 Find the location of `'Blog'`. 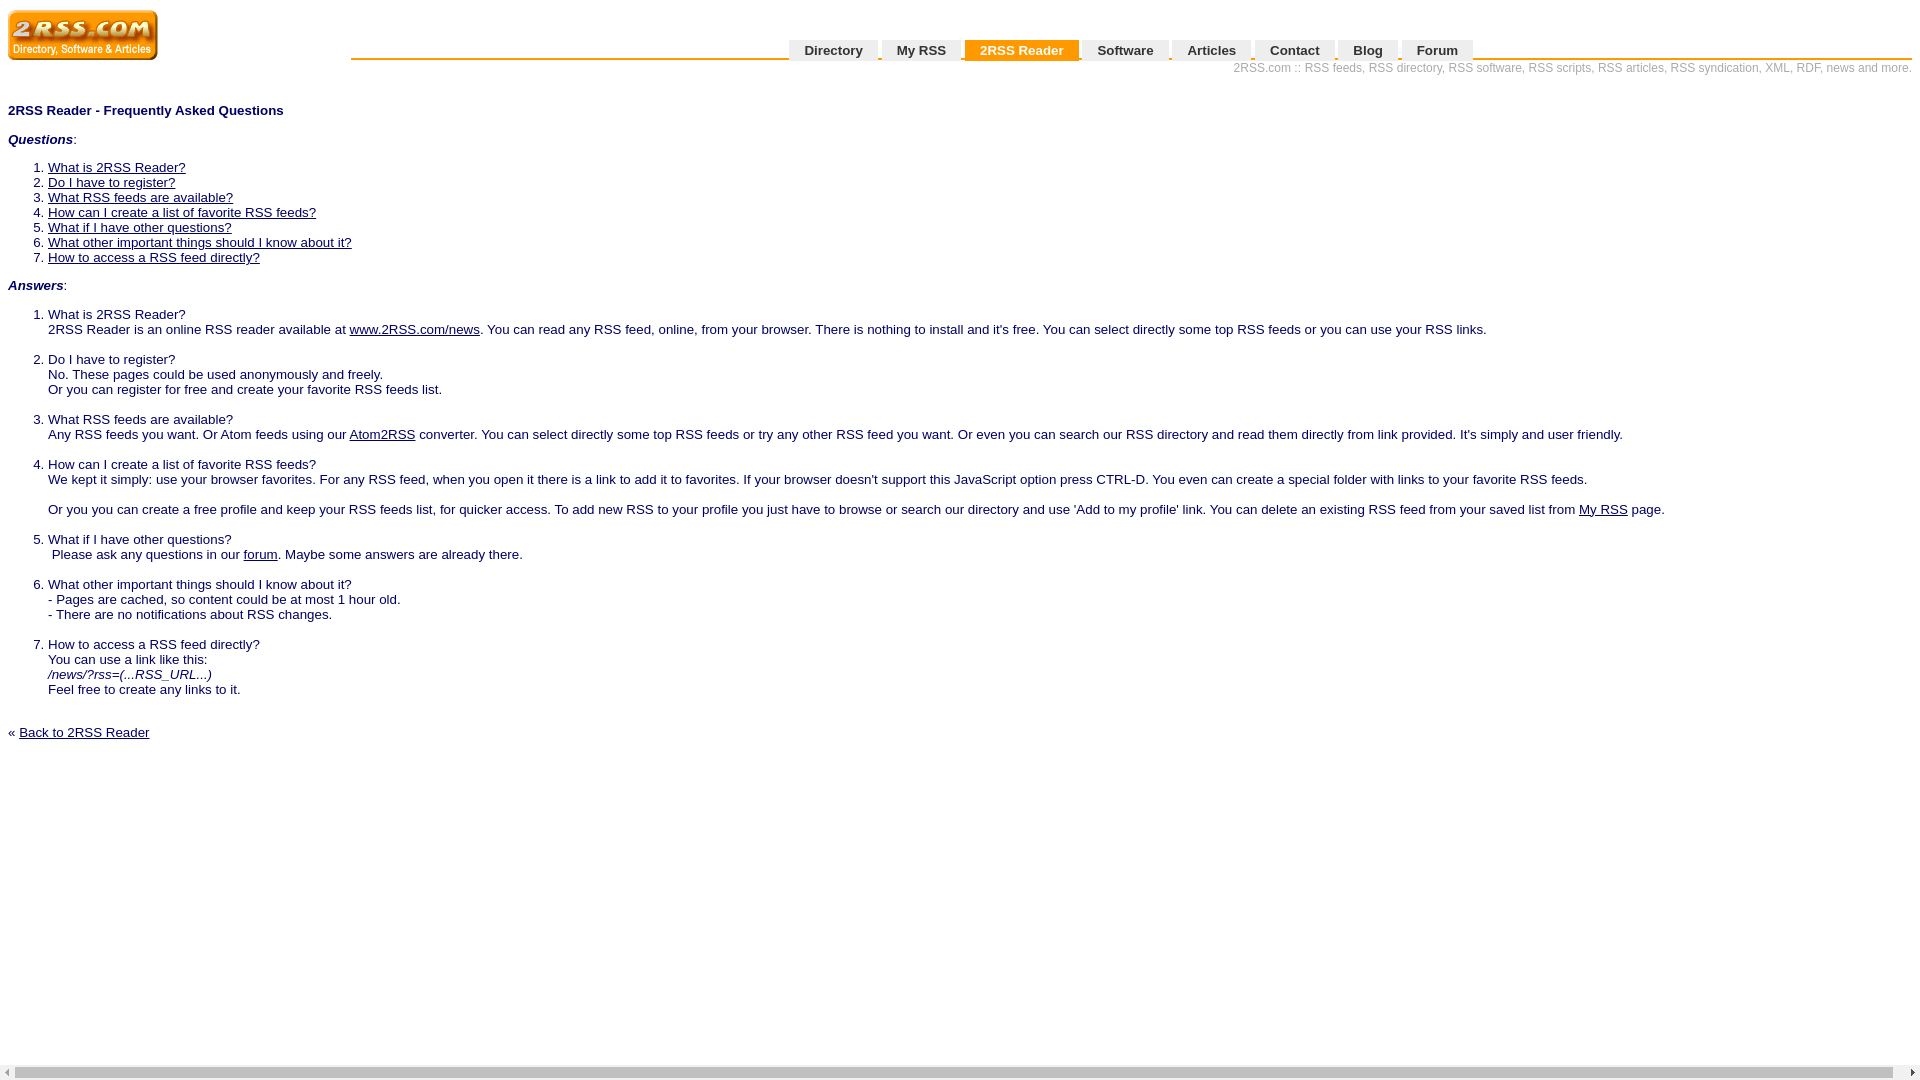

'Blog' is located at coordinates (1367, 49).